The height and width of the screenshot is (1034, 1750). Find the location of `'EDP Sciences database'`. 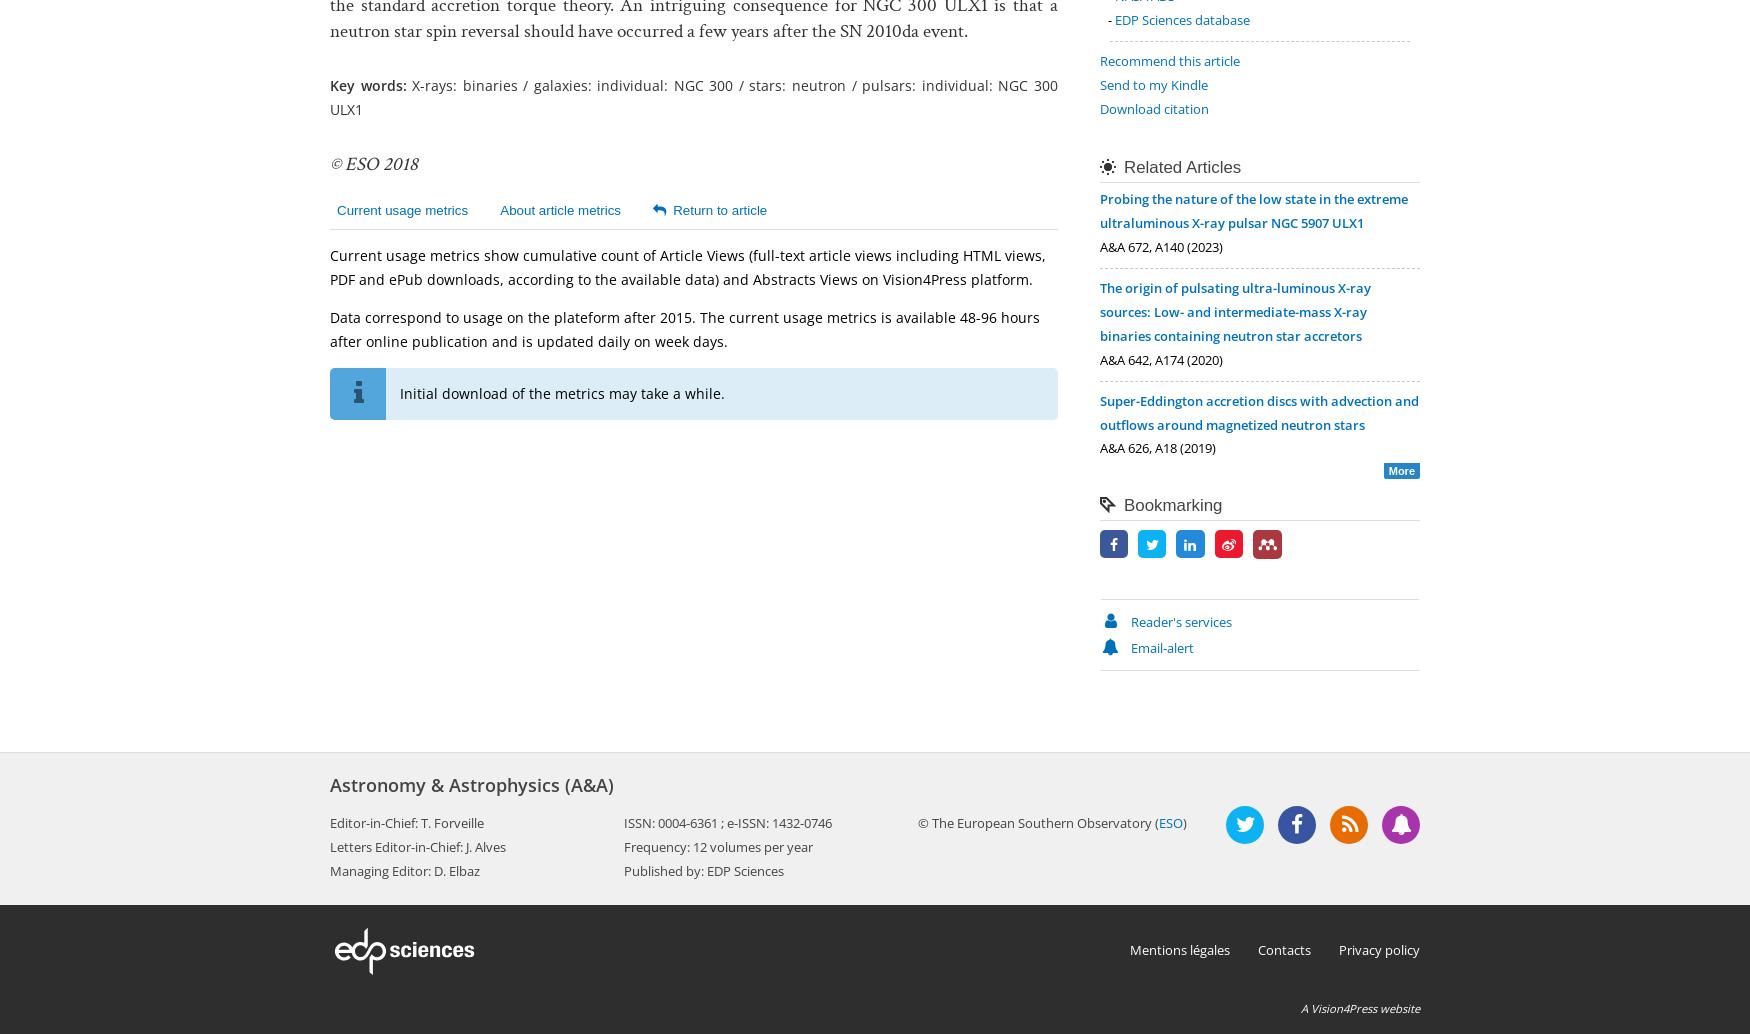

'EDP Sciences database' is located at coordinates (1181, 19).